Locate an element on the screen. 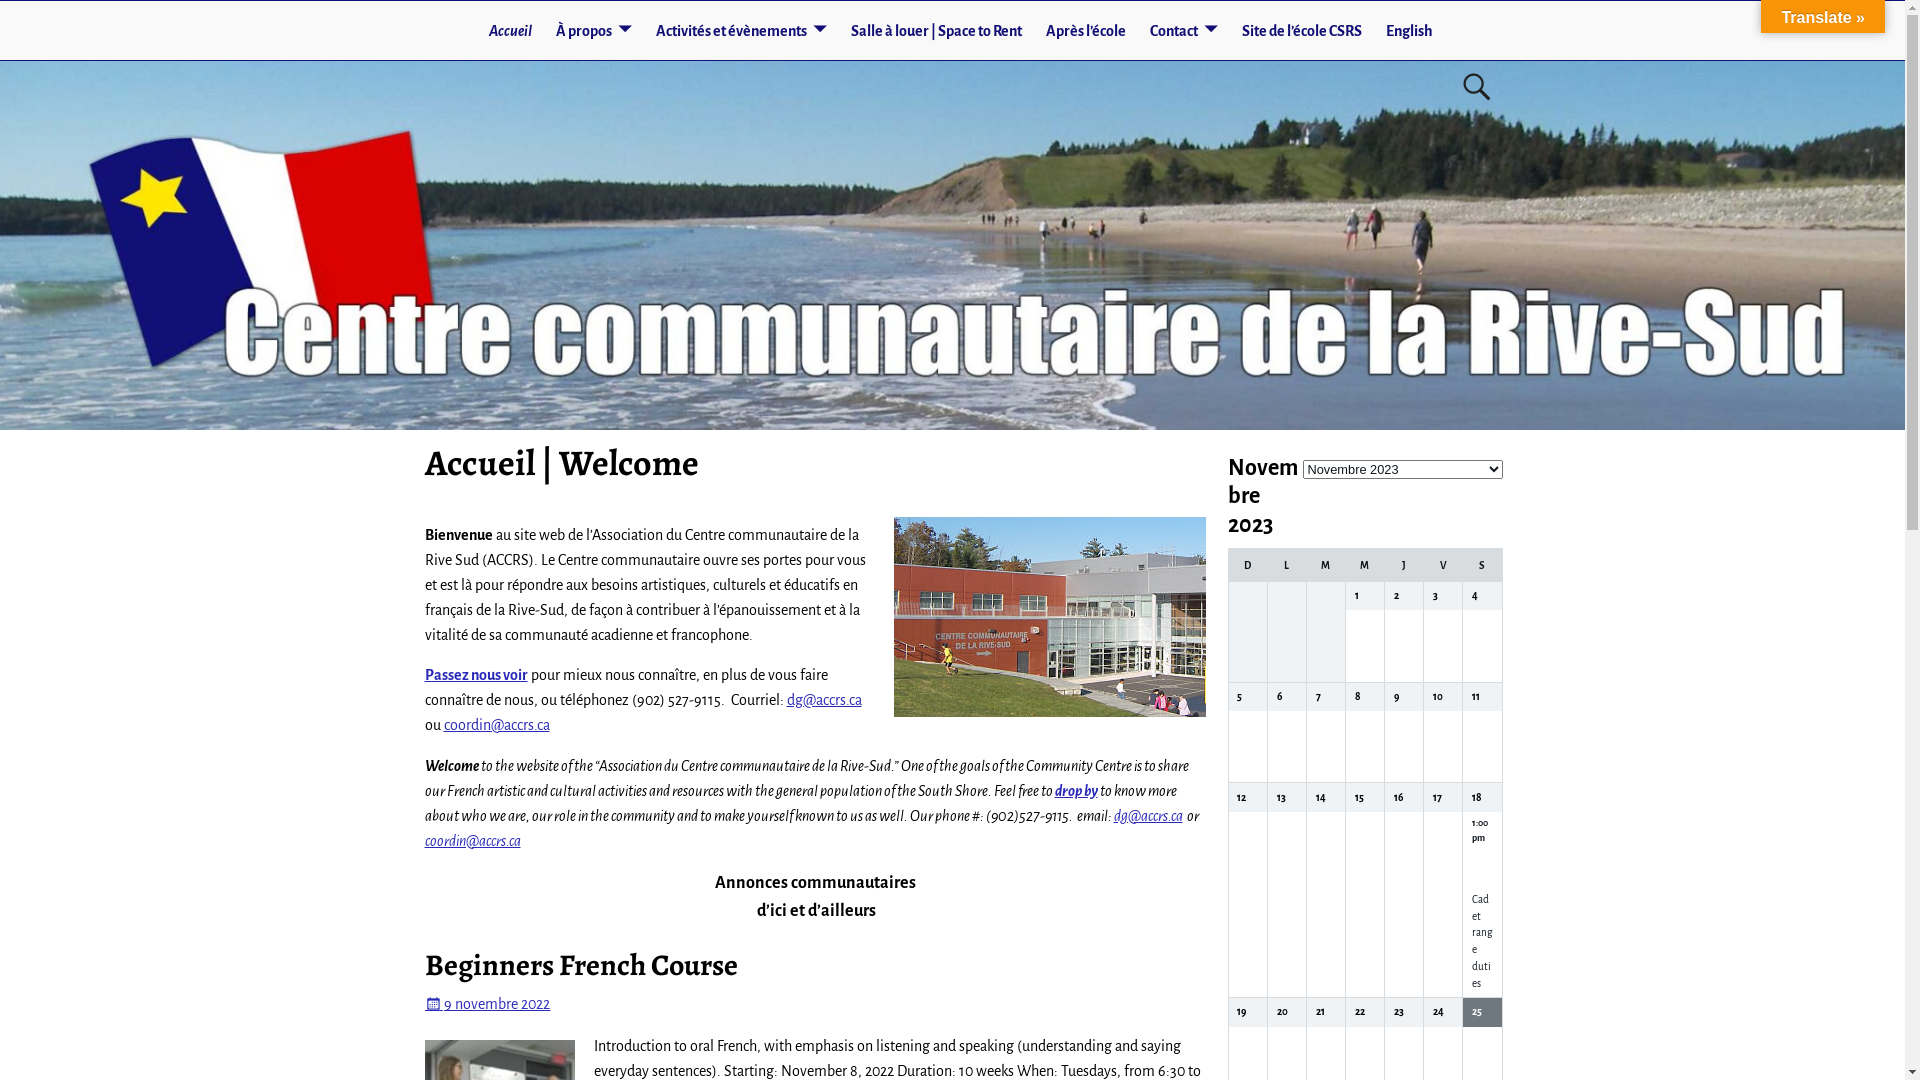 Image resolution: width=1920 pixels, height=1080 pixels. 'Passez nous voir' is located at coordinates (474, 675).